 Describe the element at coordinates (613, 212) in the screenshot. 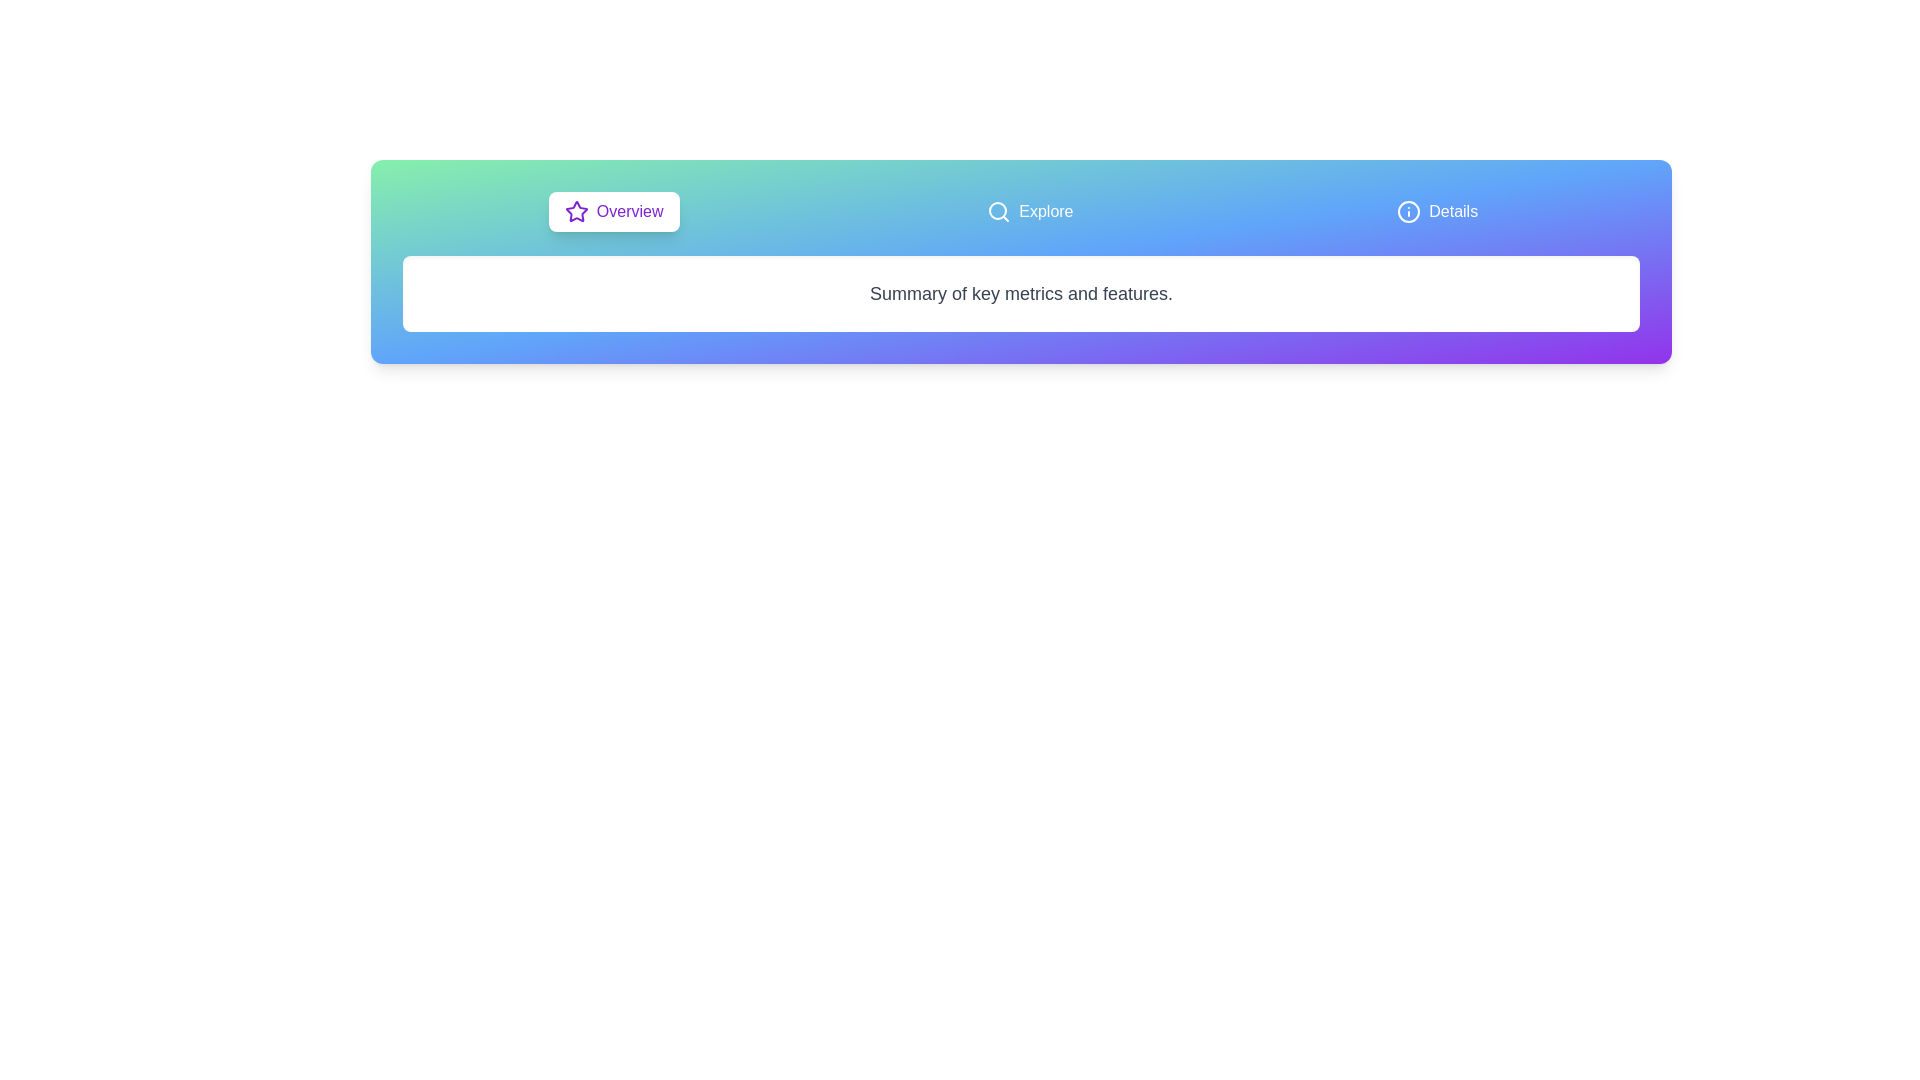

I see `the Overview tab to observe visual feedback` at that location.